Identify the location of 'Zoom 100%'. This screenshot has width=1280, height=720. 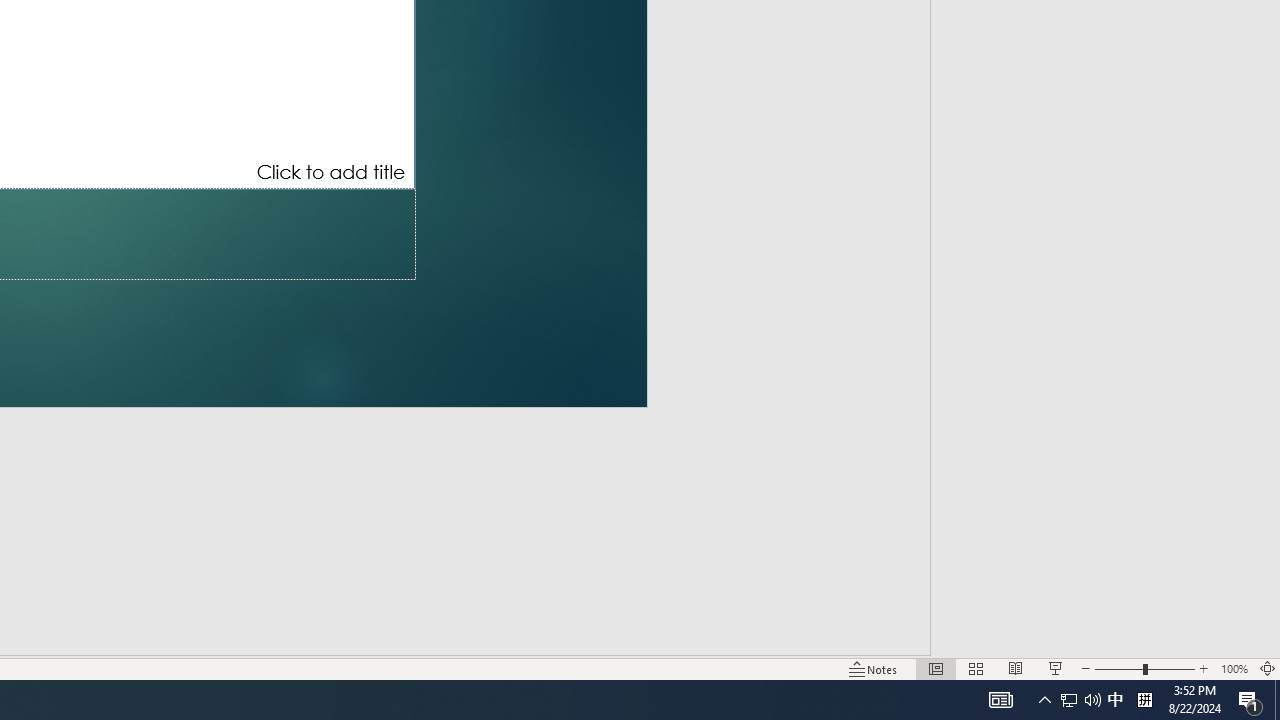
(1233, 669).